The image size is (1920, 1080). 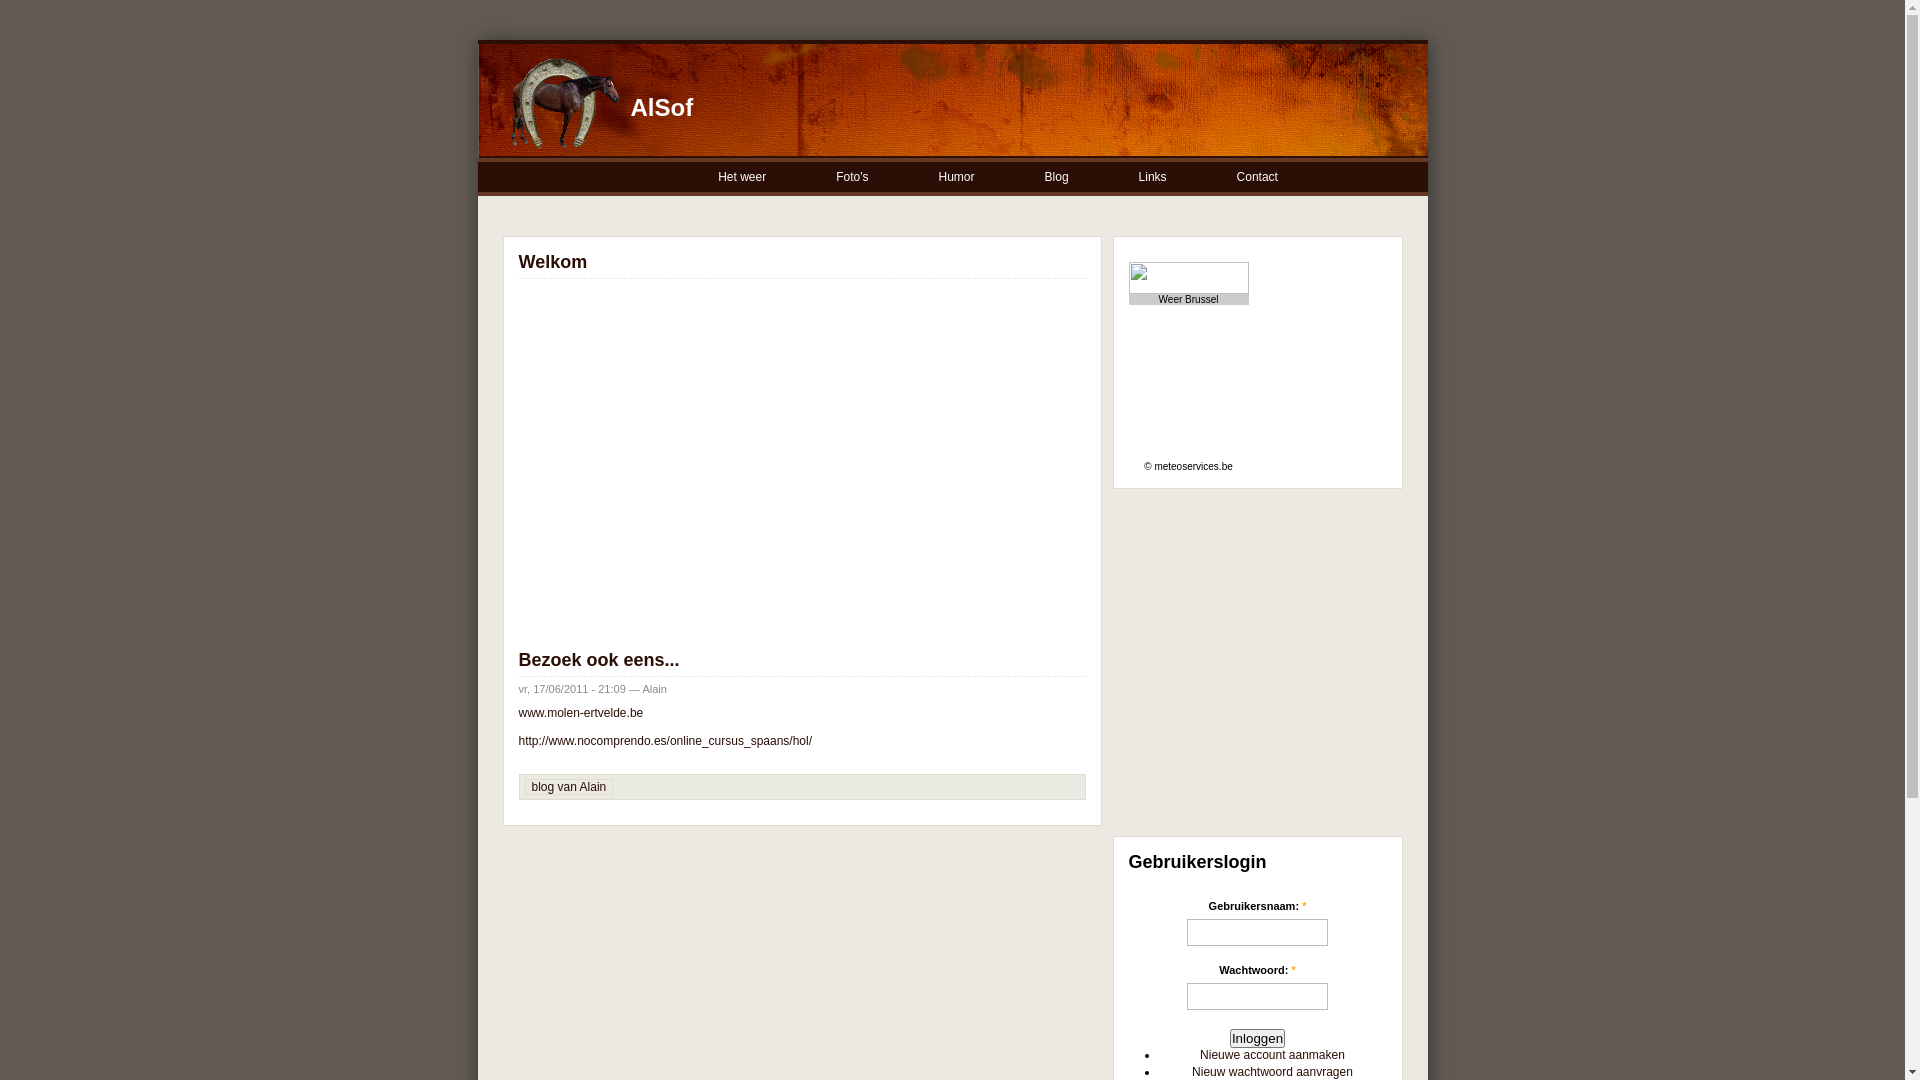 I want to click on 'Weer Brussel', so click(x=1158, y=299).